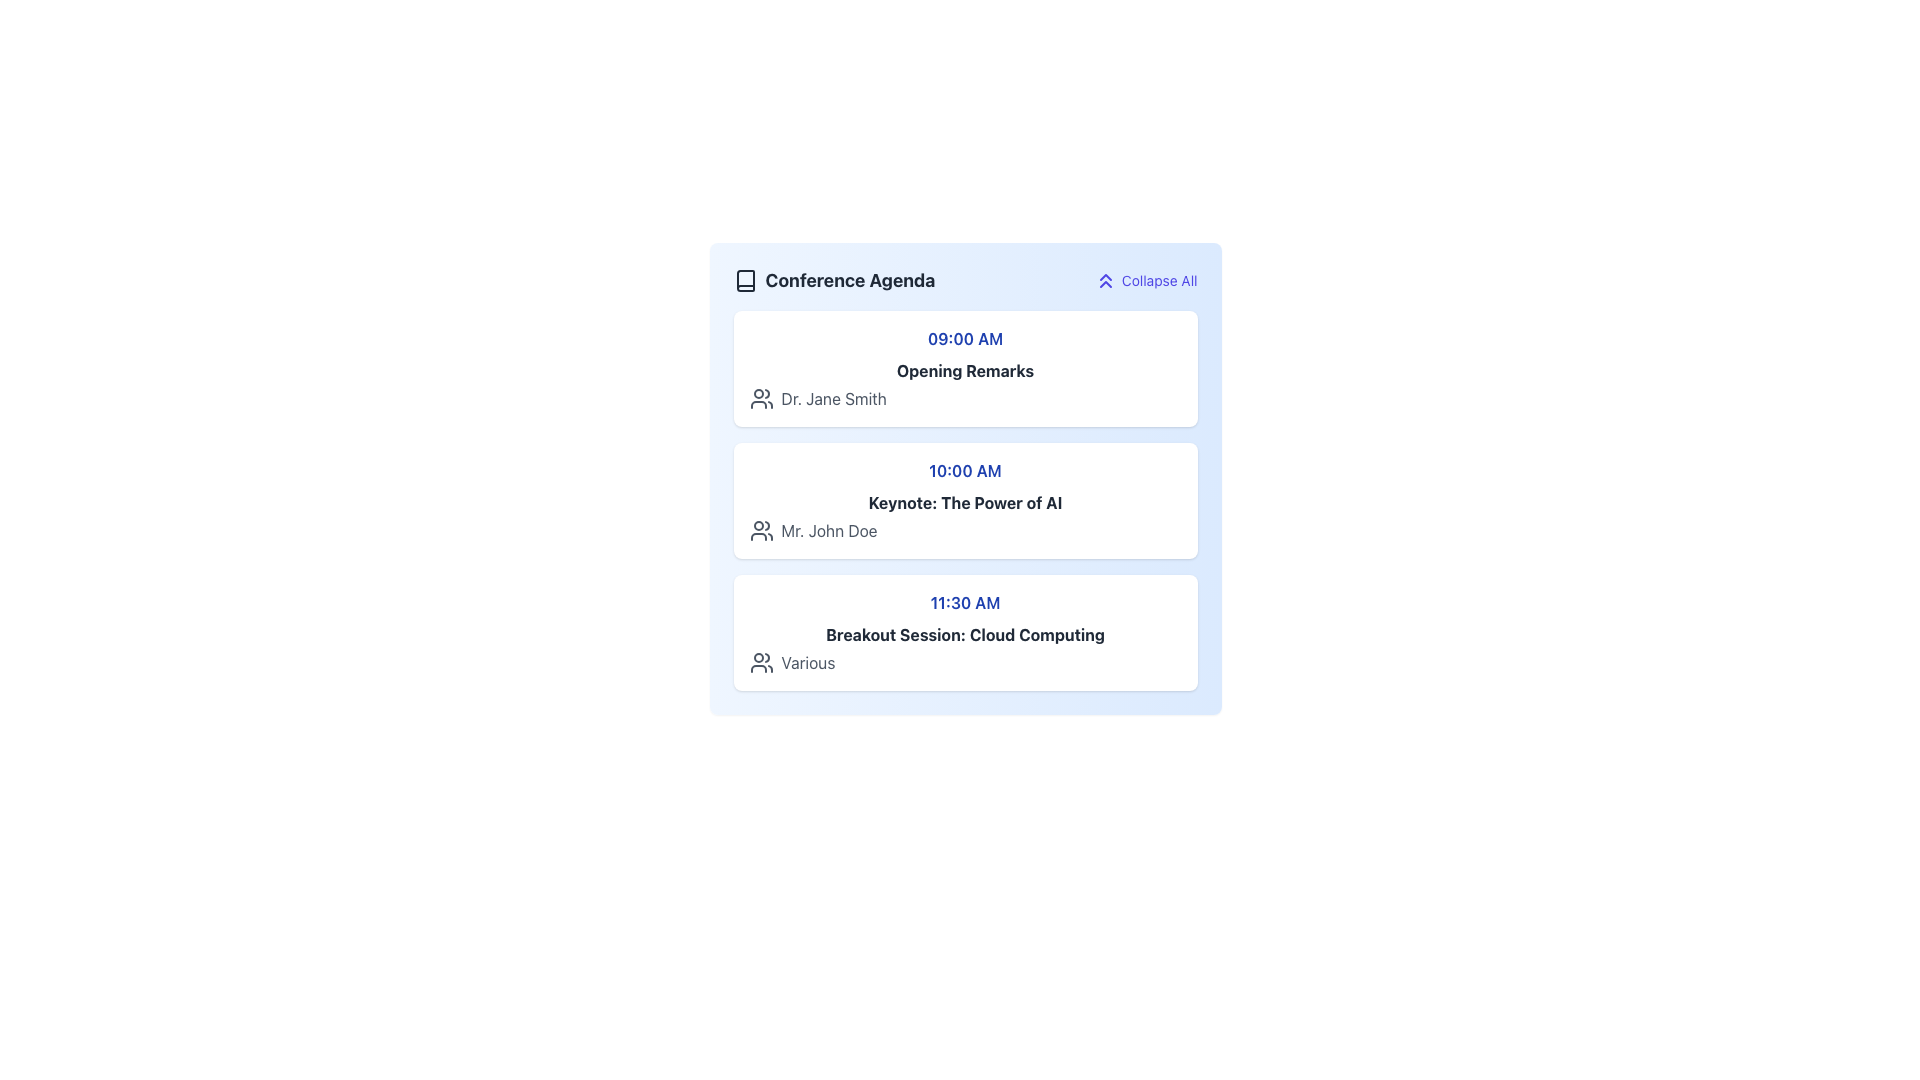 This screenshot has height=1080, width=1920. I want to click on the second card in the agenda panel, which features a blue time label '10:00 AM', a bold title 'Keynote: The Power of AI', and a gray subtitle with a user icon 'Mr. John Doe', to interact or view details, so click(965, 500).